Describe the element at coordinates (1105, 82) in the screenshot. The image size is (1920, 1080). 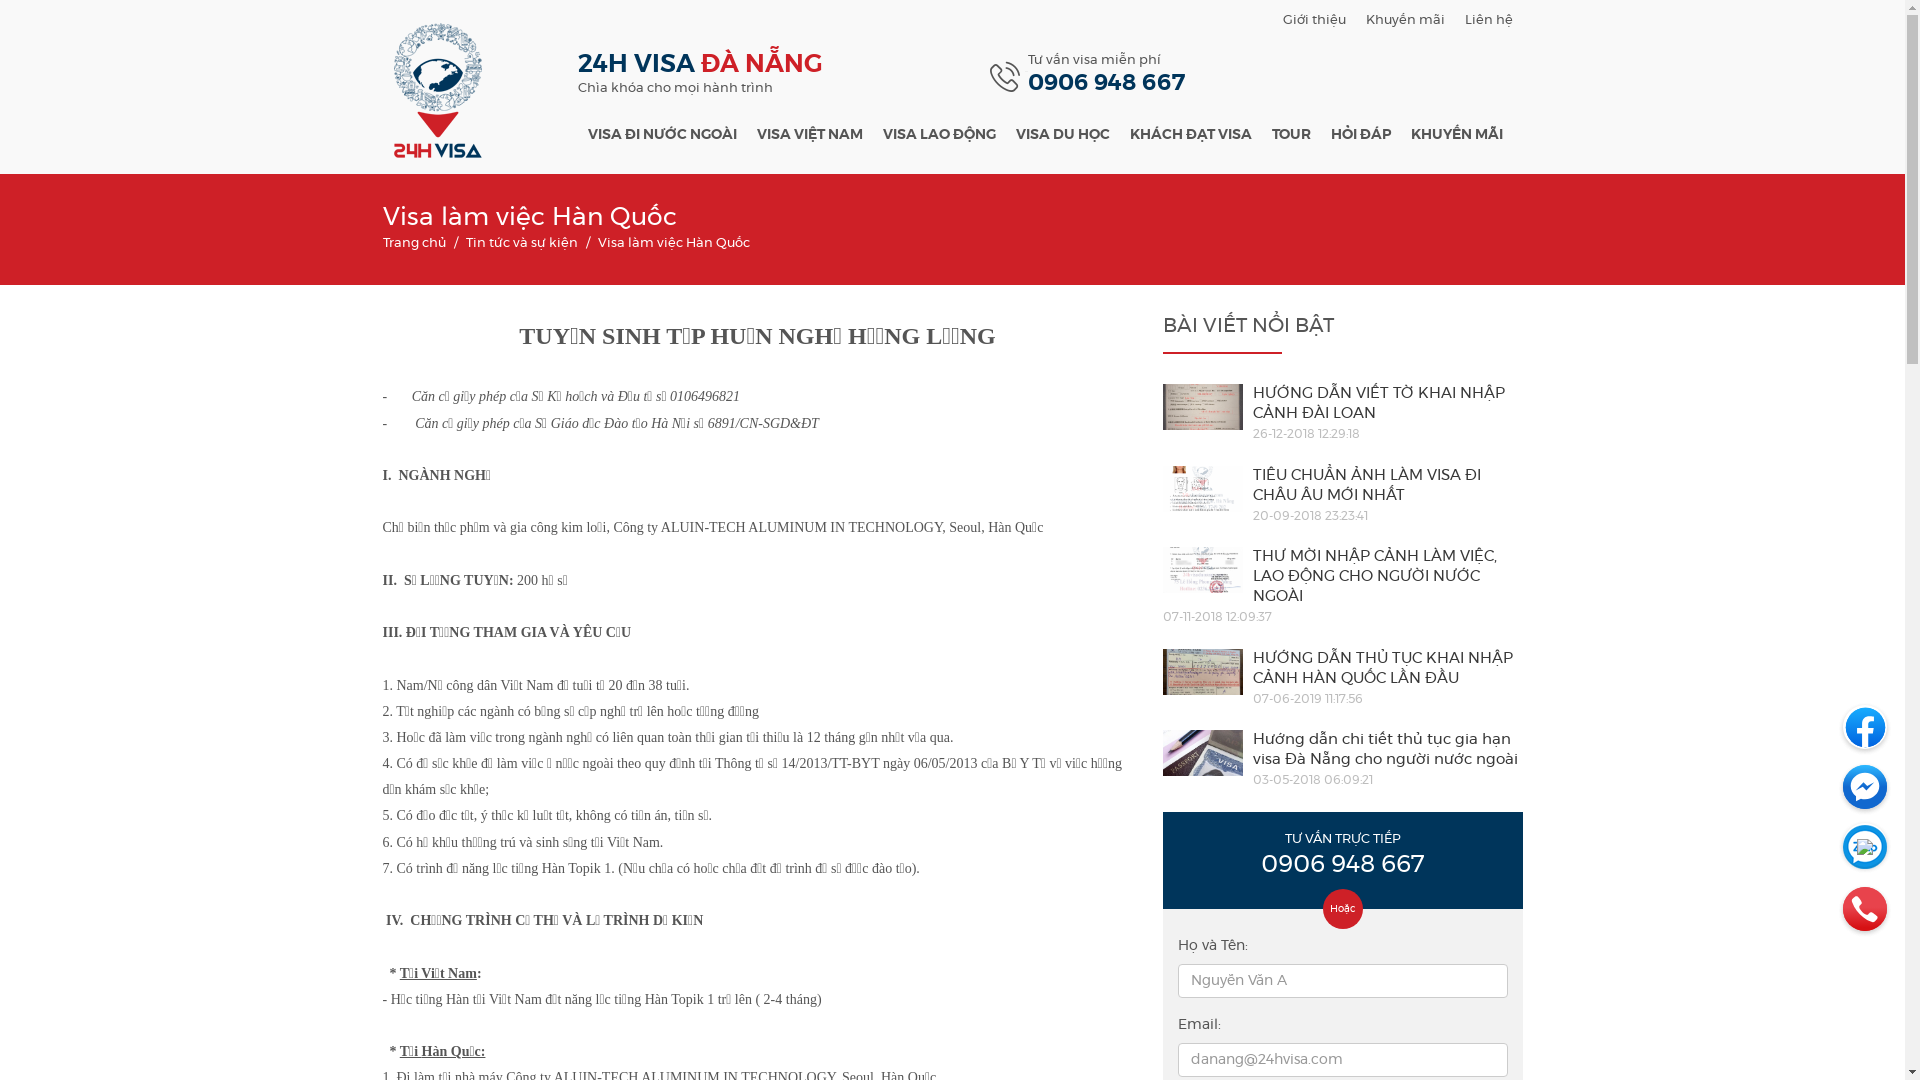
I see `'0906 948 667'` at that location.